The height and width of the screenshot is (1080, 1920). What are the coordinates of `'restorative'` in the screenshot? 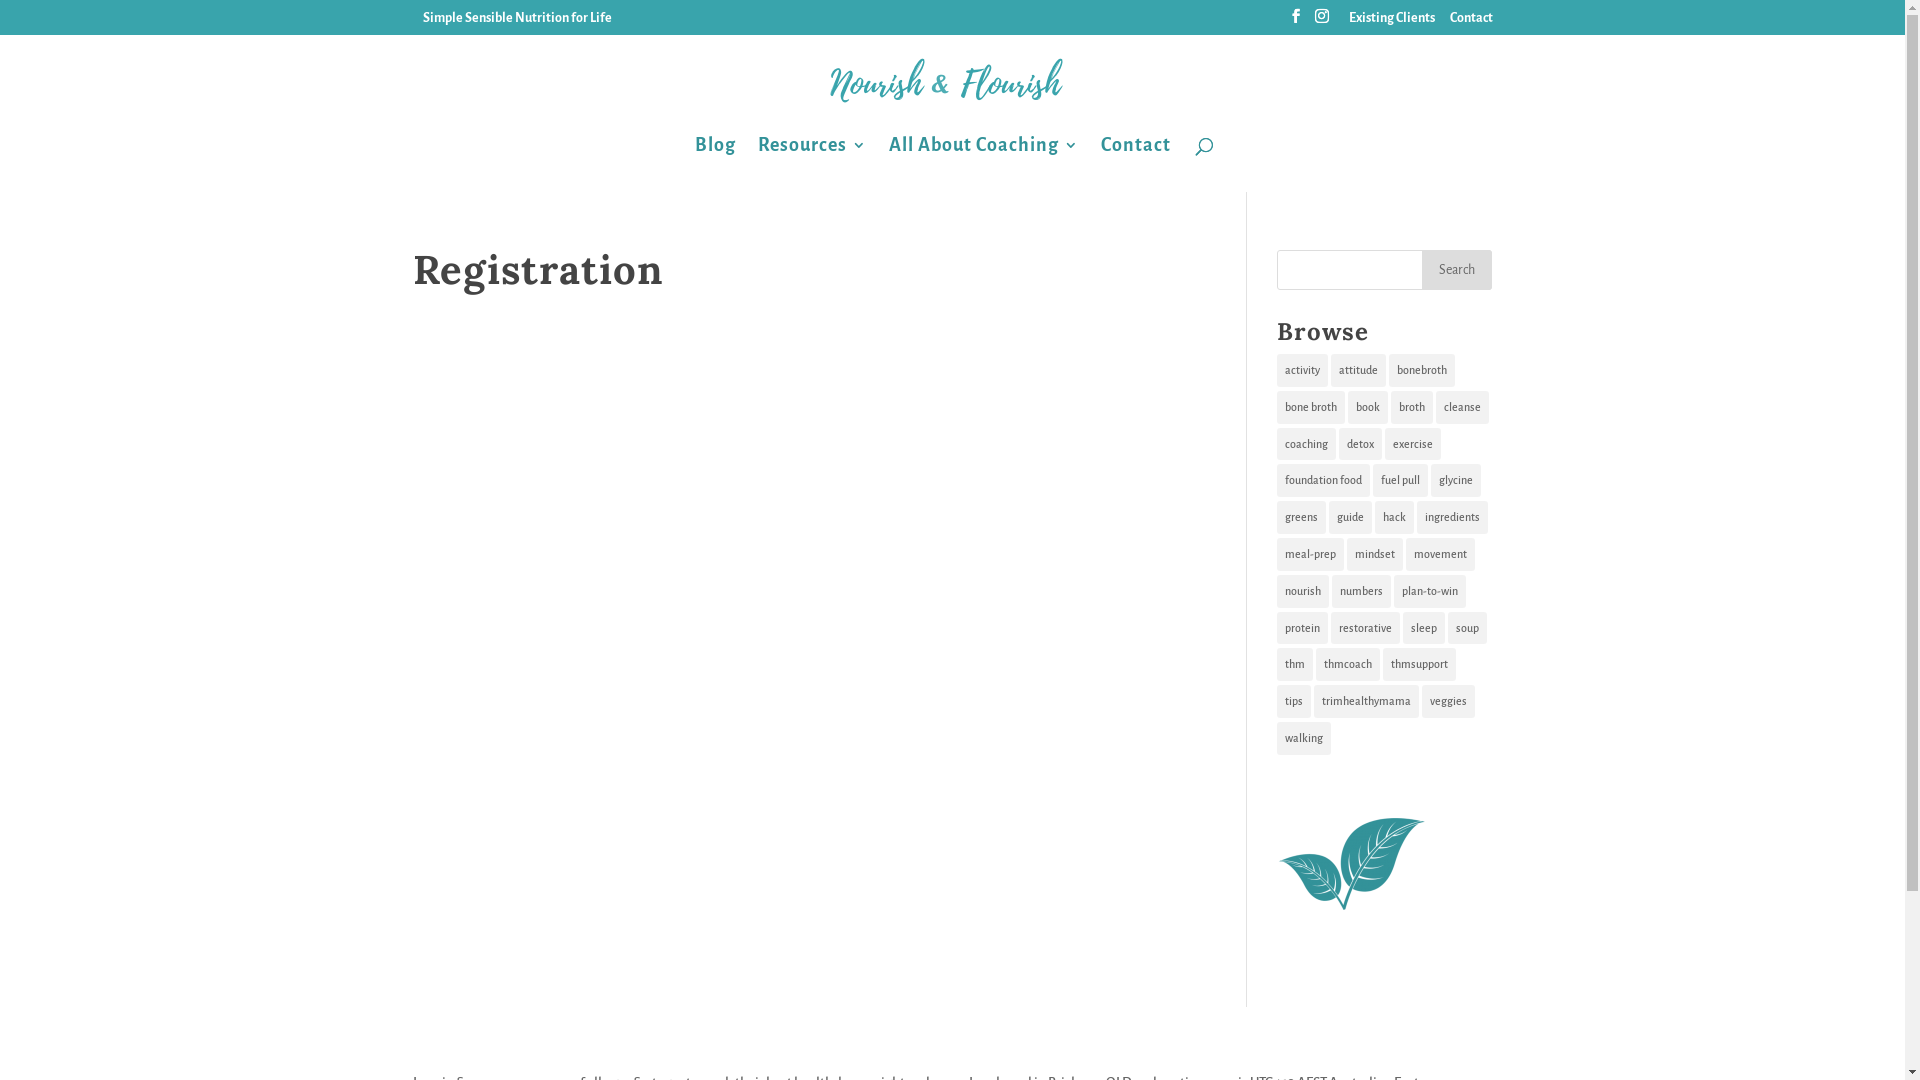 It's located at (1364, 627).